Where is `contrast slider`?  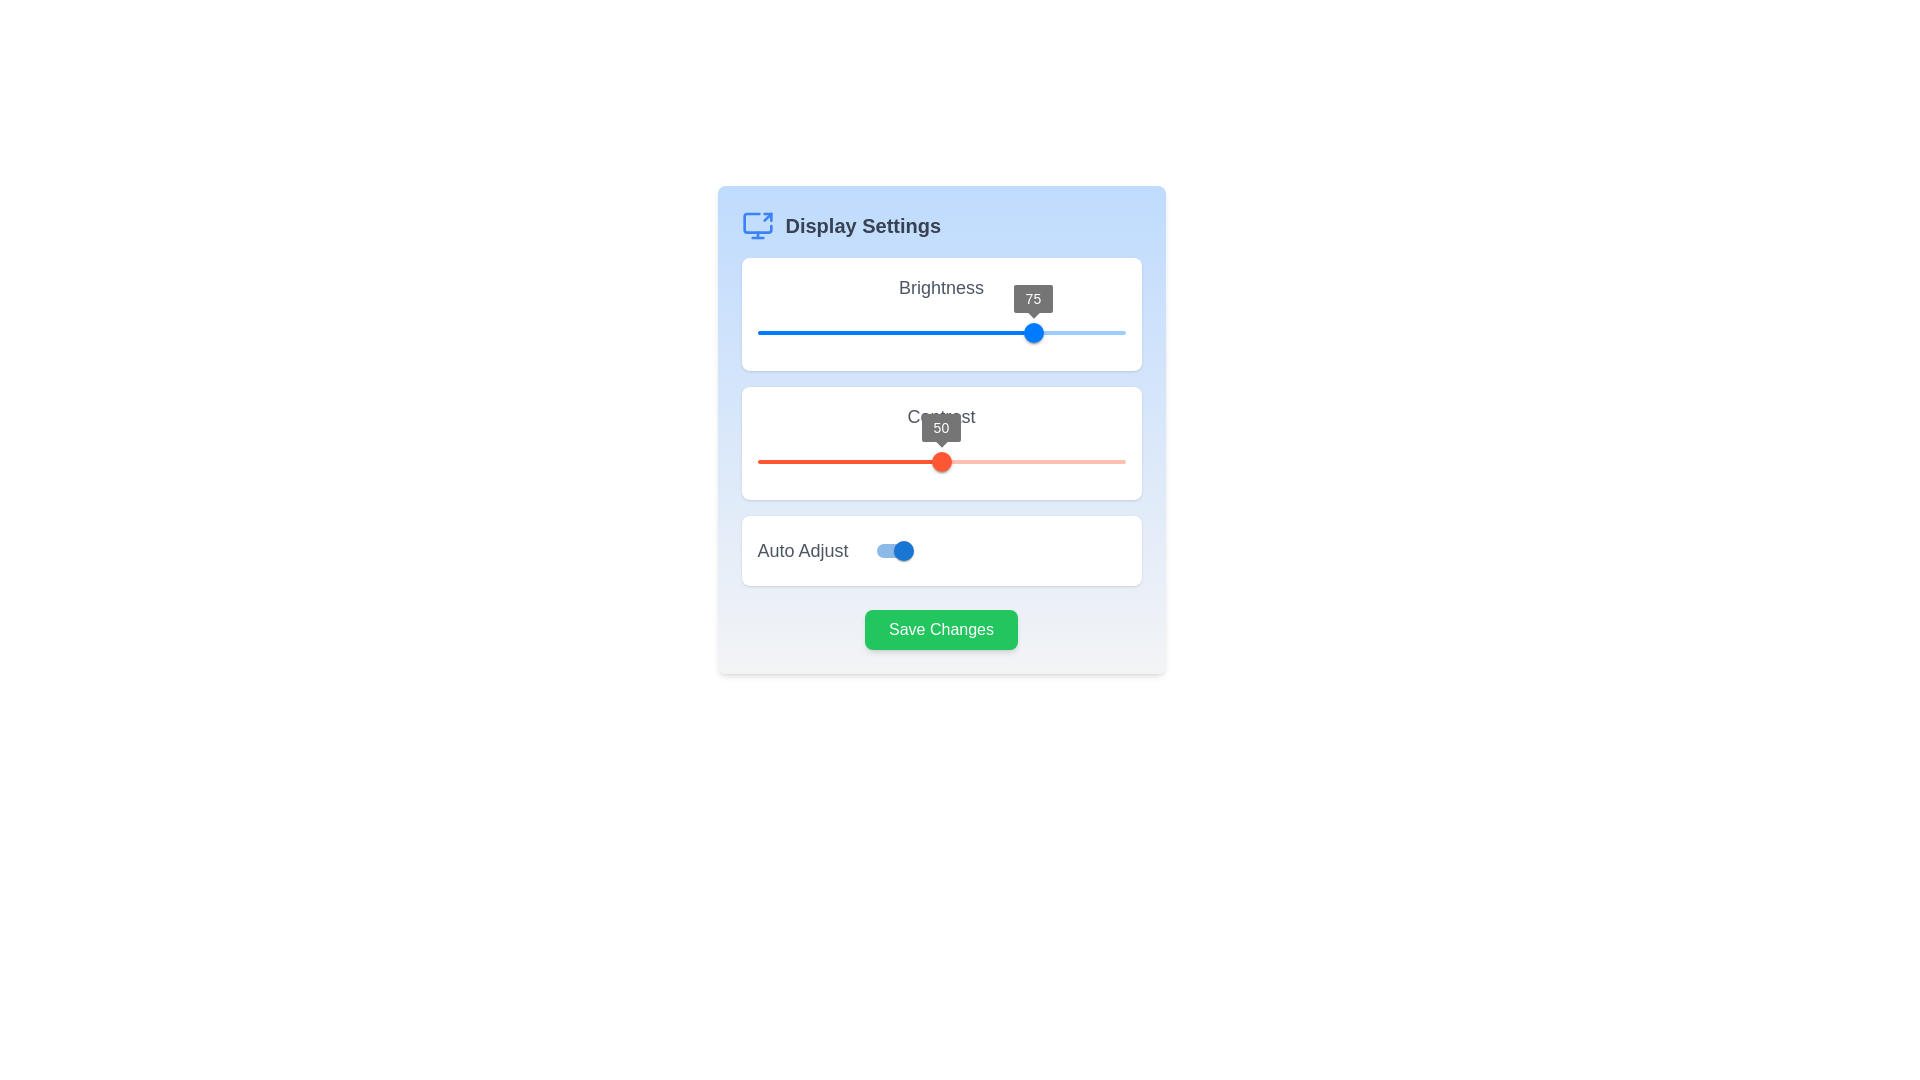 contrast slider is located at coordinates (947, 462).